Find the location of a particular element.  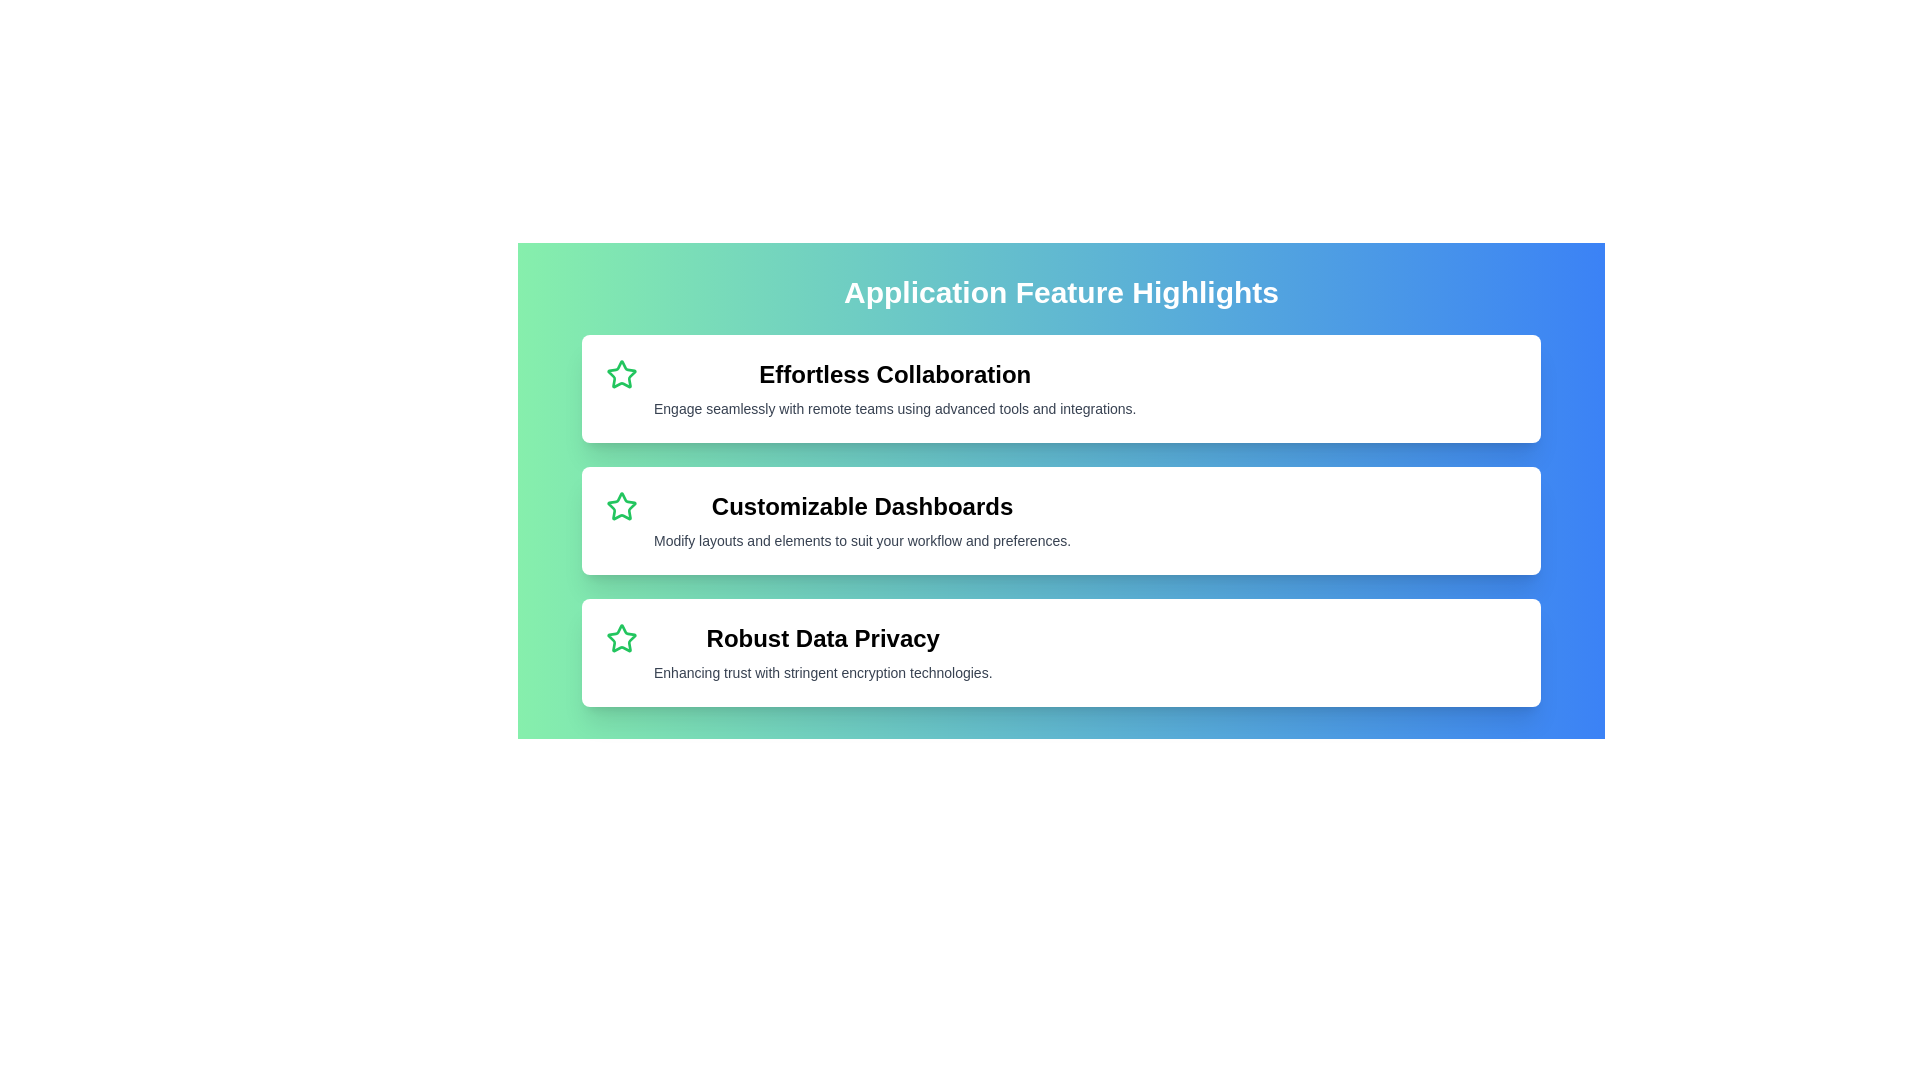

the Informational Card highlighting 'Robust Data Privacy' is located at coordinates (1060, 652).